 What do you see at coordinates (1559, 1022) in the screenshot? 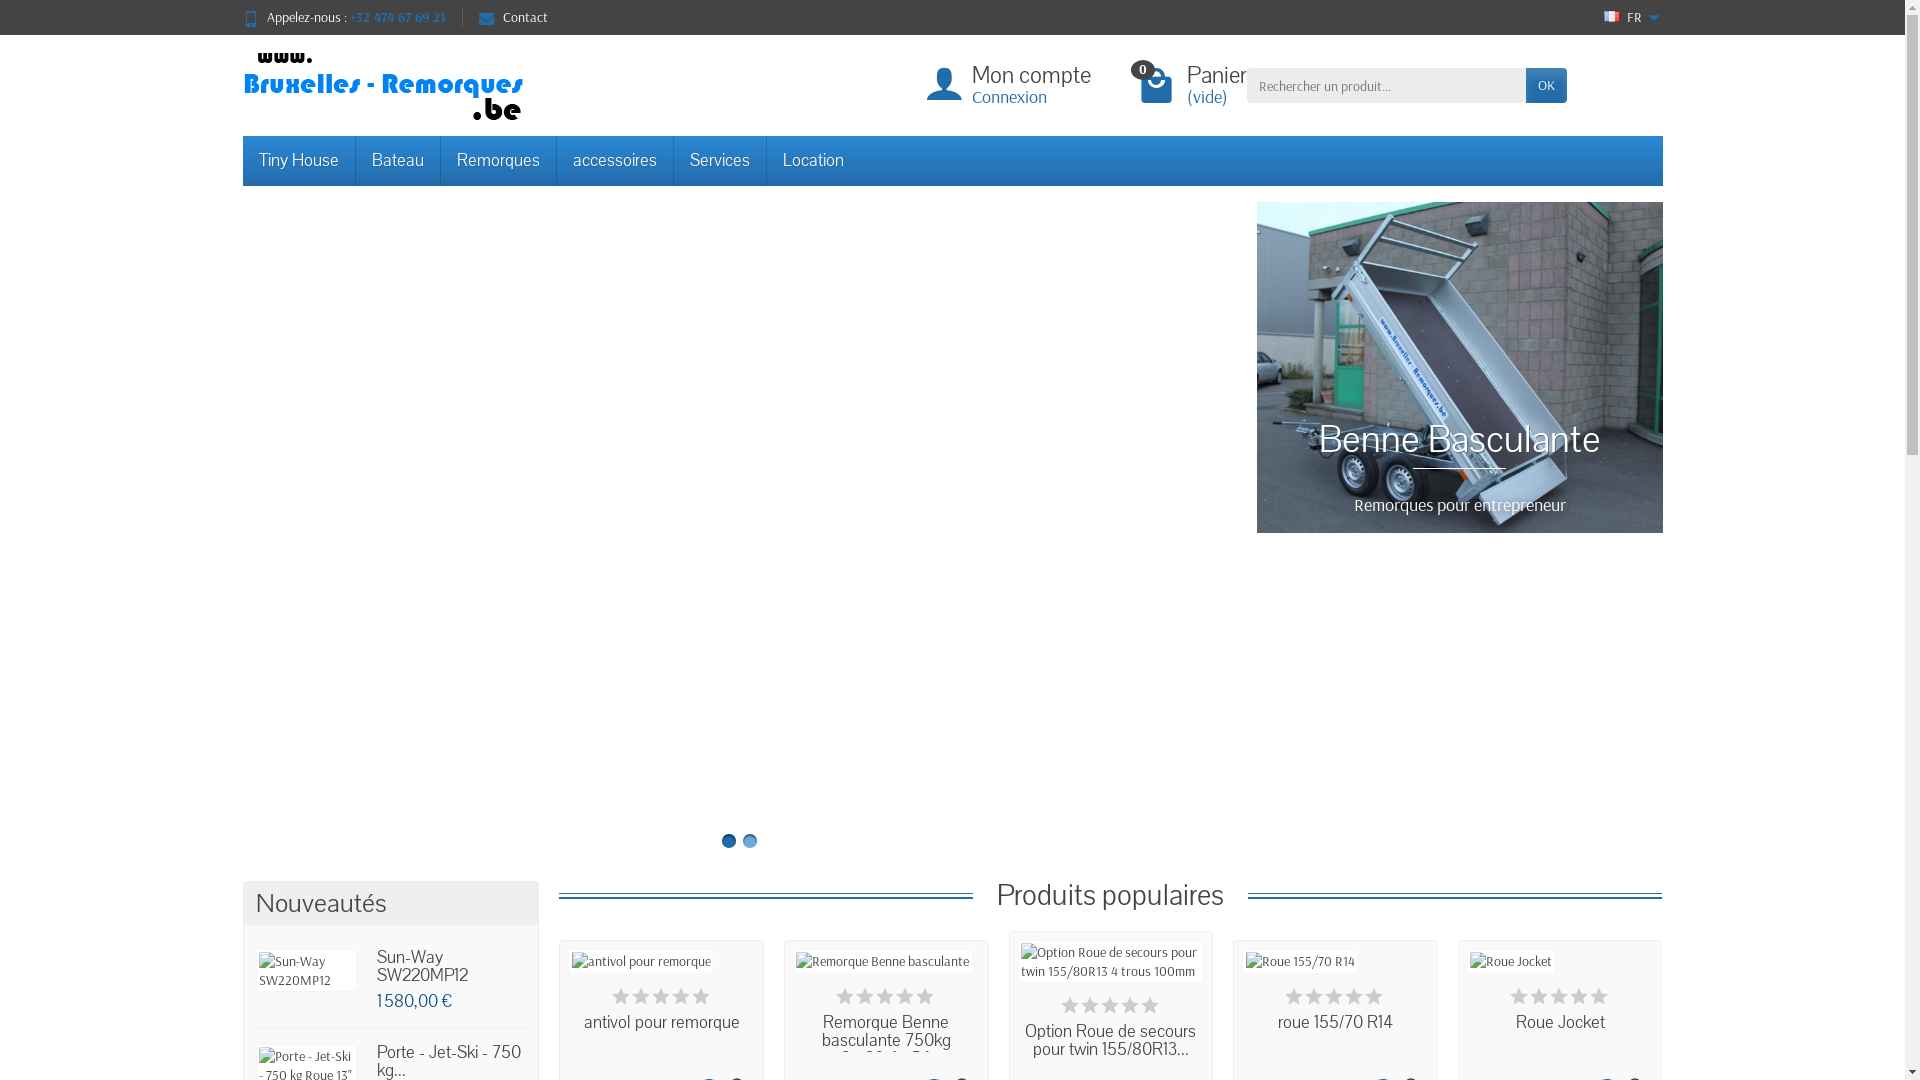
I see `'Roue Jocket'` at bounding box center [1559, 1022].